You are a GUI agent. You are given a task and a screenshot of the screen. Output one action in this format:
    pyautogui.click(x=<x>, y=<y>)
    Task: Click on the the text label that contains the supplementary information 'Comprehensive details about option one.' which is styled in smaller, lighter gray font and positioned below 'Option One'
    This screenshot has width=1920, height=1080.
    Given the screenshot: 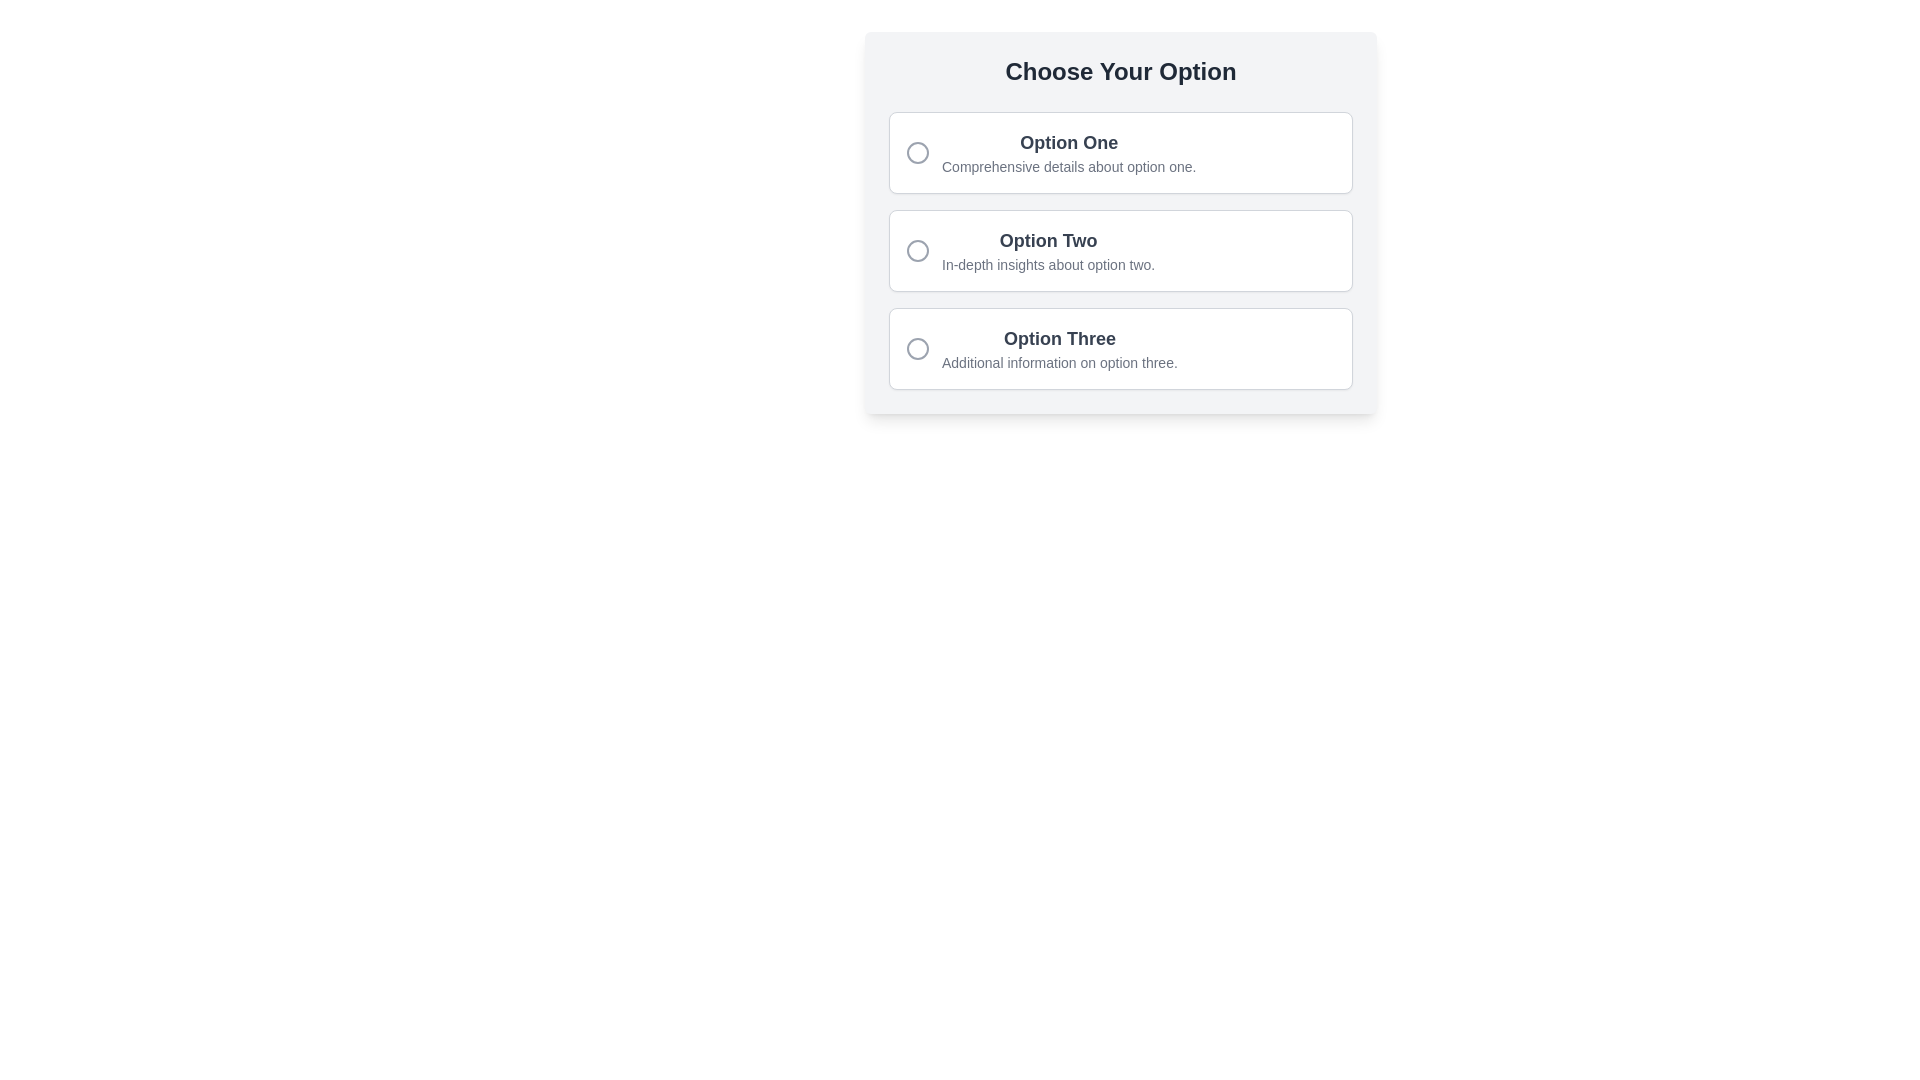 What is the action you would take?
    pyautogui.click(x=1068, y=165)
    